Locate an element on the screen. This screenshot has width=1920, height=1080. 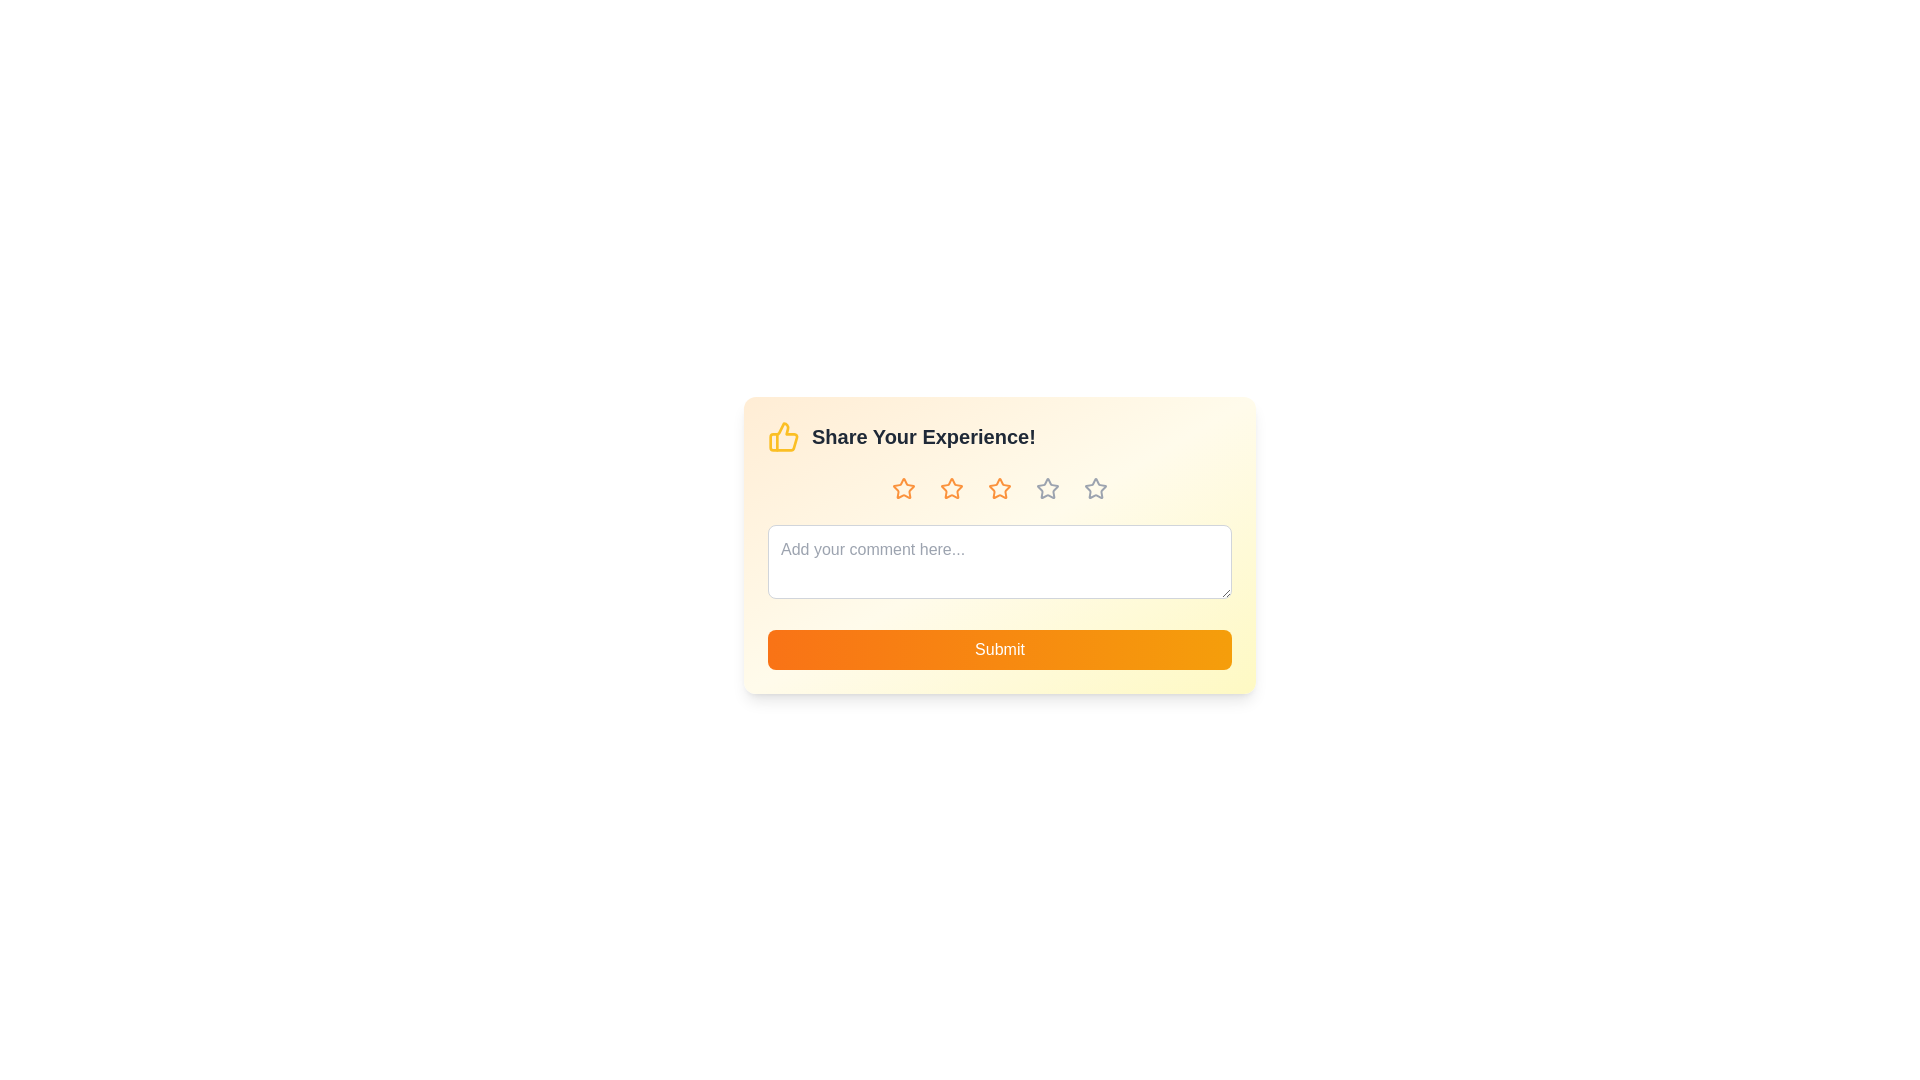
the rating to 5 stars by clicking on the respective star is located at coordinates (1094, 489).